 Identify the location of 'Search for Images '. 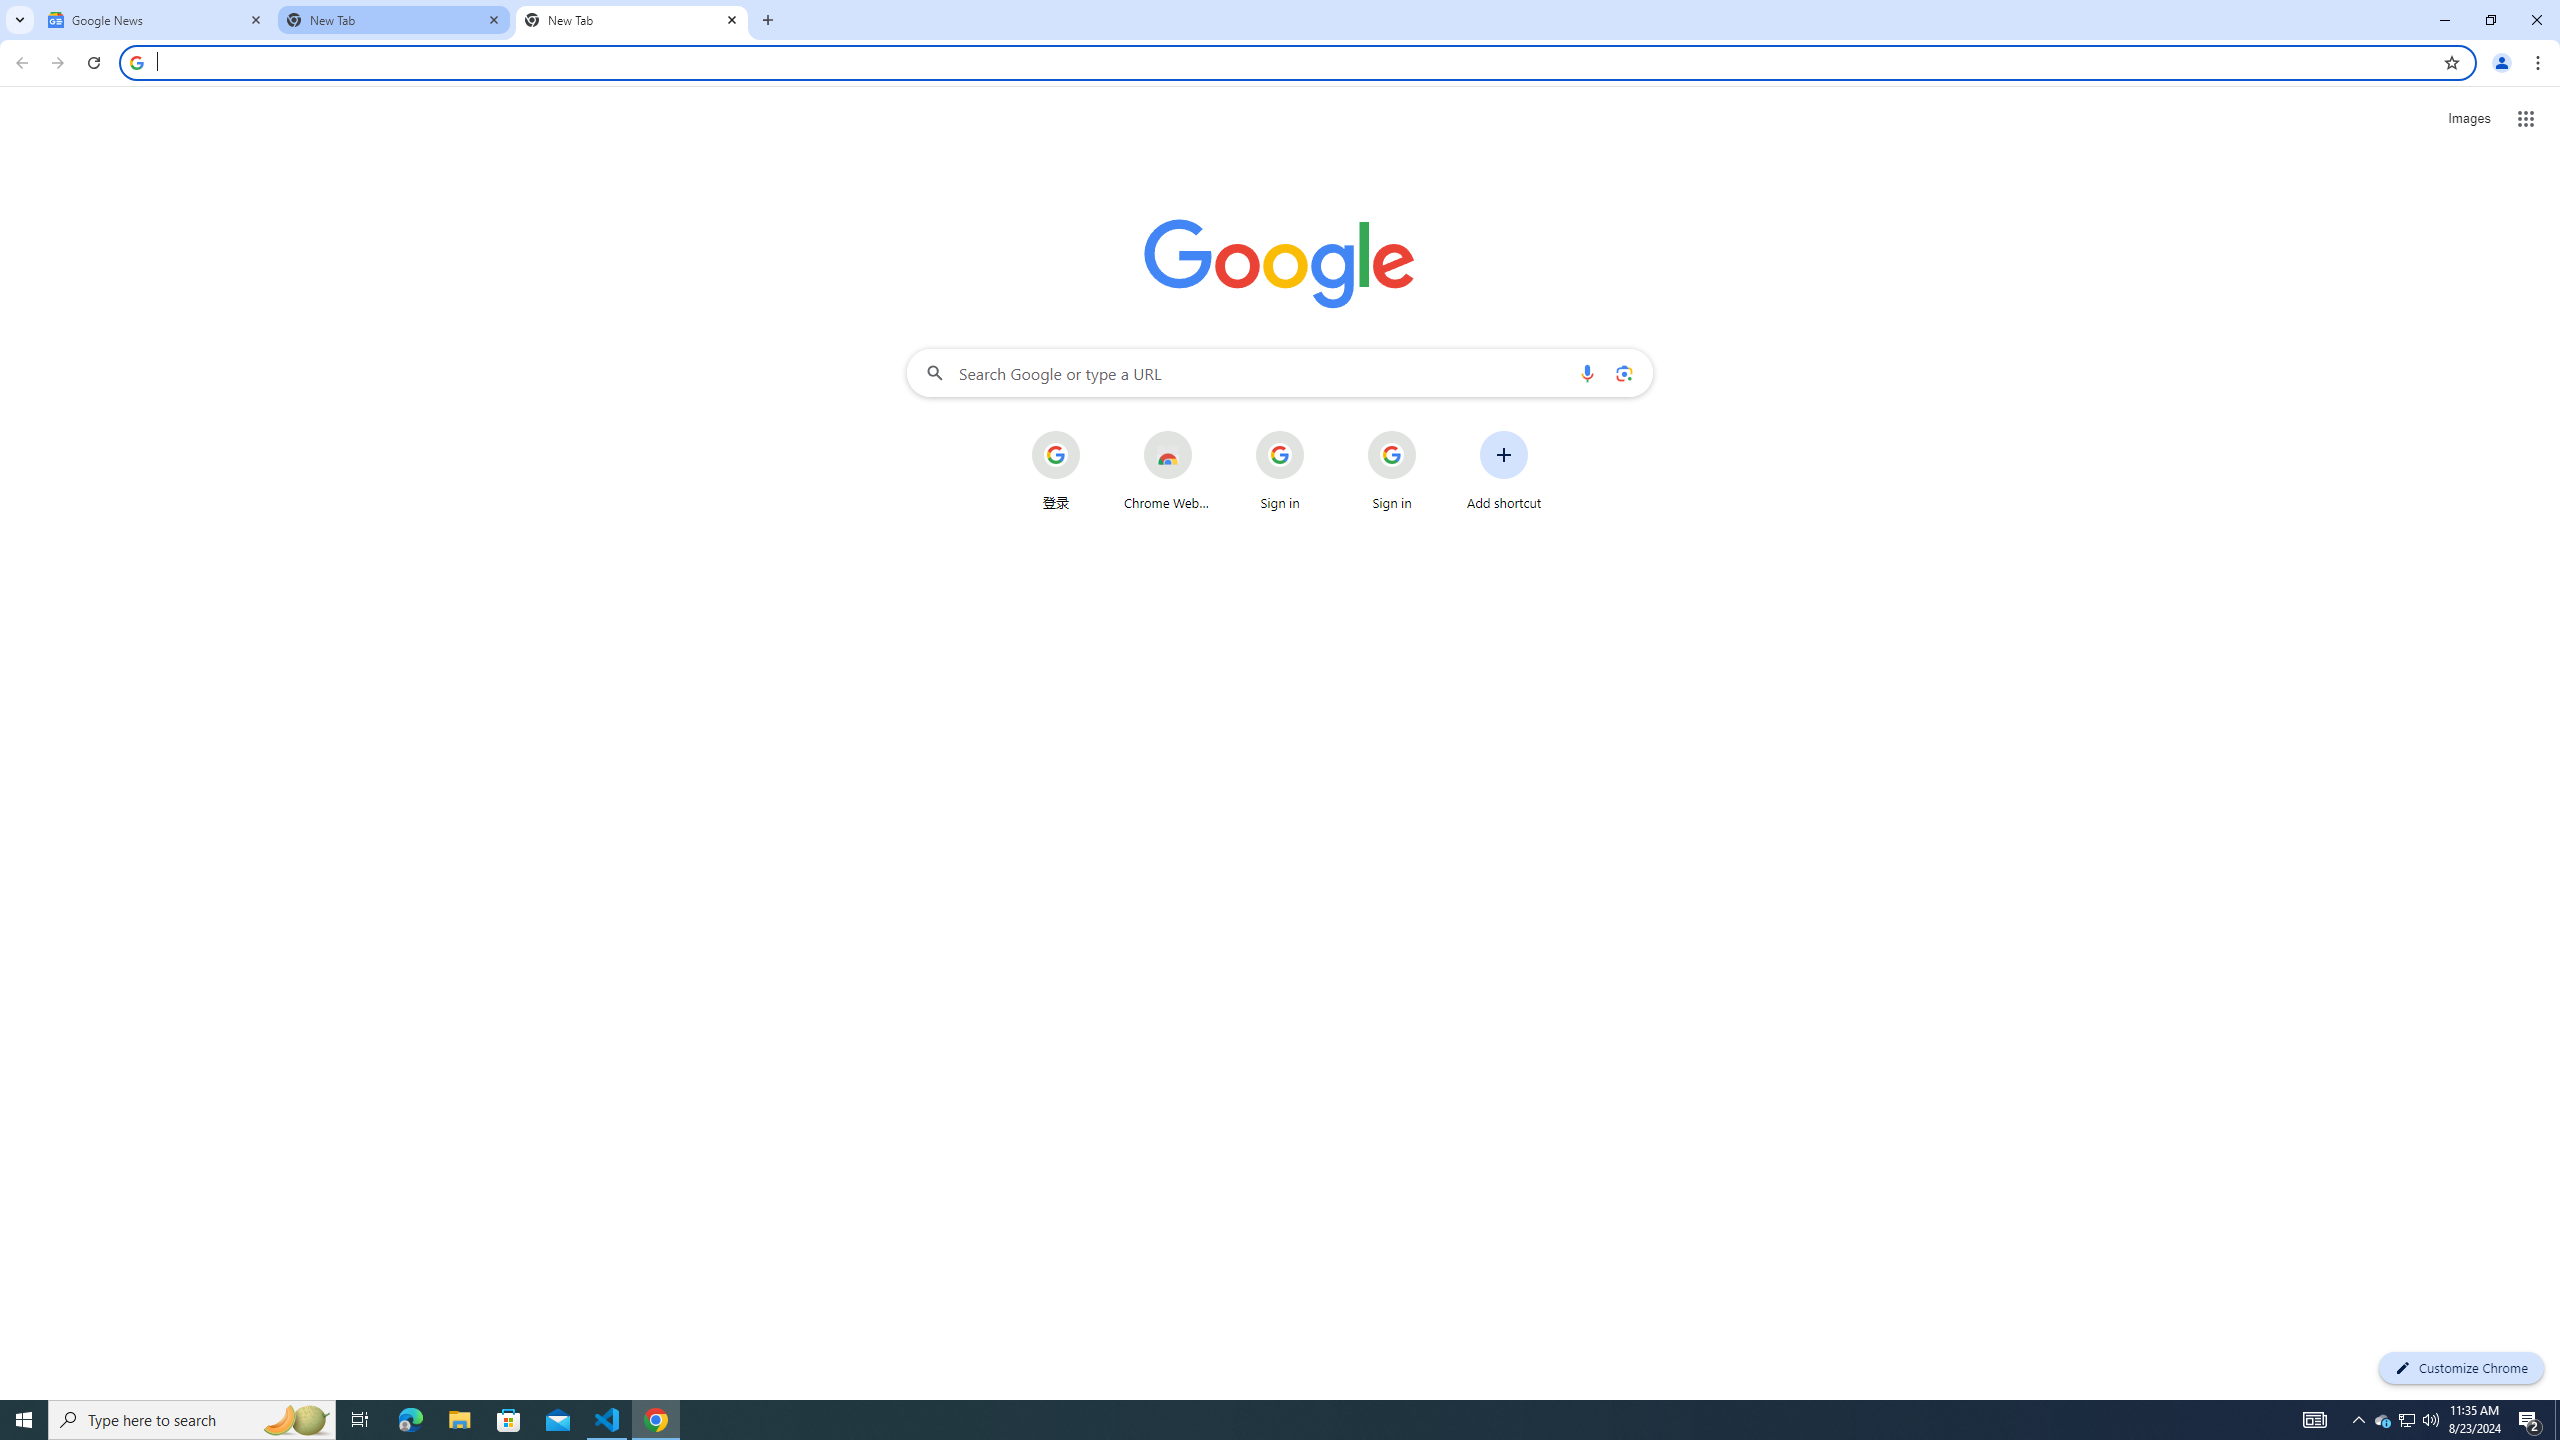
(2469, 118).